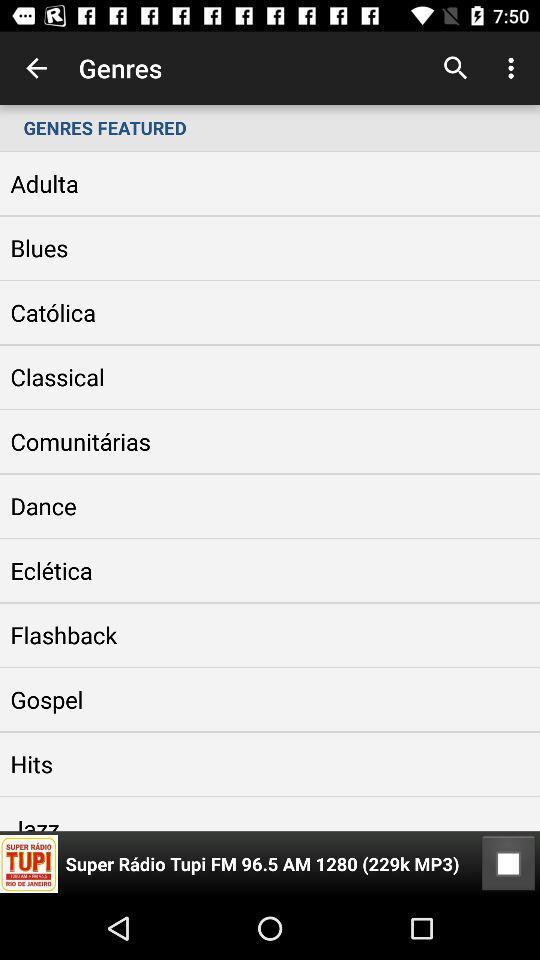 Image resolution: width=540 pixels, height=960 pixels. I want to click on item to the right of genres icon, so click(455, 68).